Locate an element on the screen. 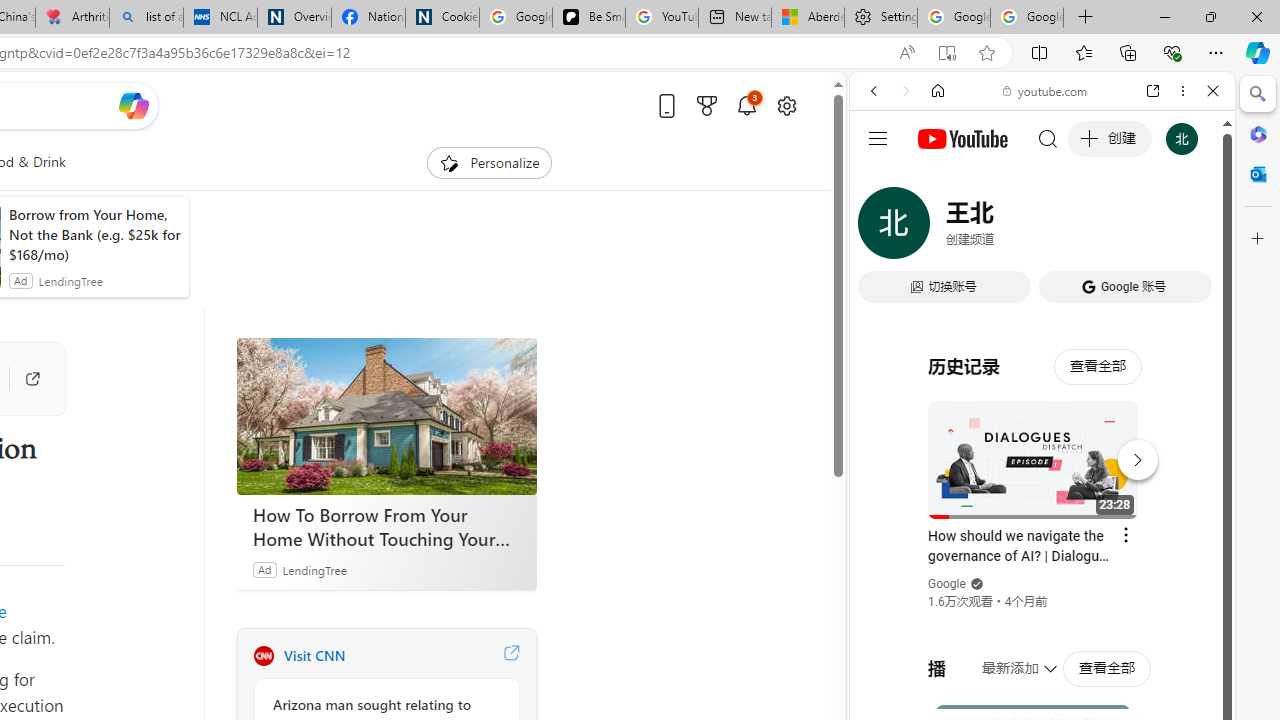 The width and height of the screenshot is (1280, 720). 'Arthritis: Ask Health Professionals' is located at coordinates (72, 17).